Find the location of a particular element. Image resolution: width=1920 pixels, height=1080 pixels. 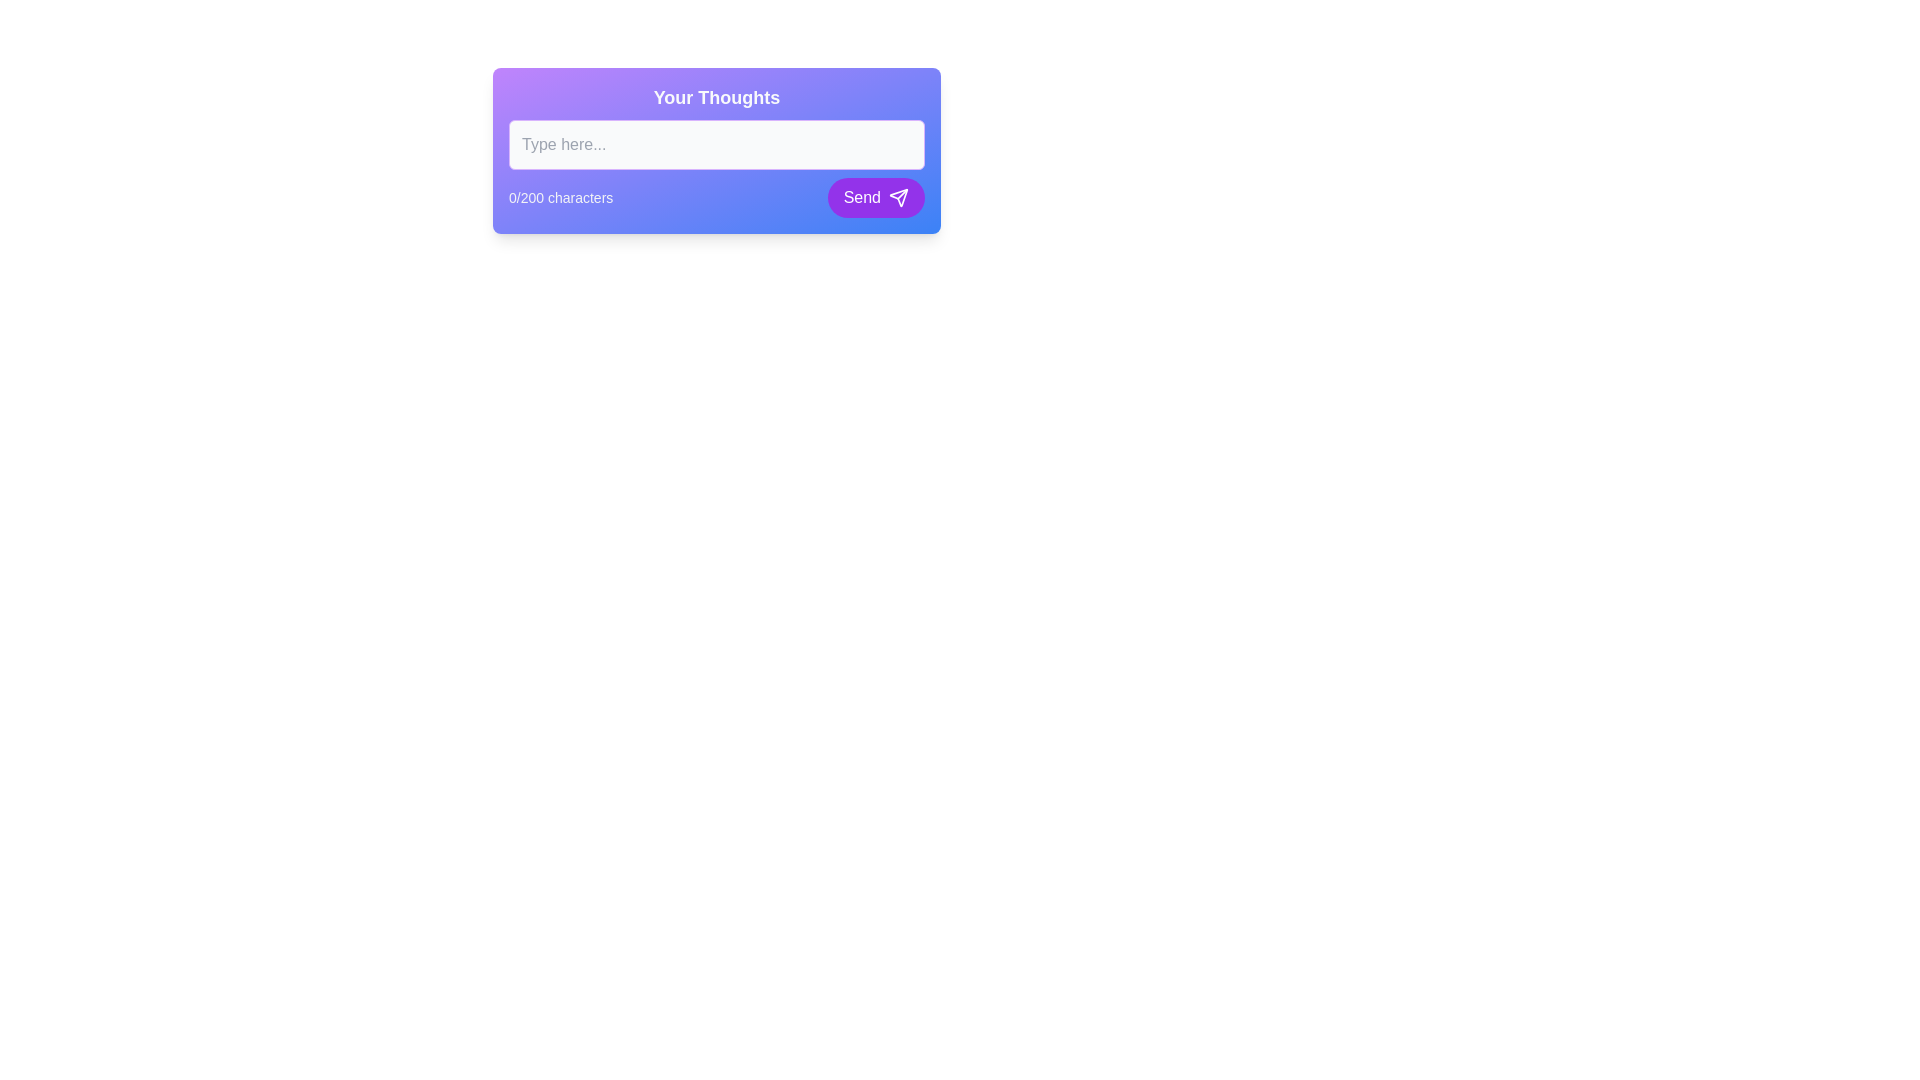

the 'Your Thoughts' text label, which is a bold, large font title at the top of a gradient background transitioning from purple to blue is located at coordinates (716, 97).